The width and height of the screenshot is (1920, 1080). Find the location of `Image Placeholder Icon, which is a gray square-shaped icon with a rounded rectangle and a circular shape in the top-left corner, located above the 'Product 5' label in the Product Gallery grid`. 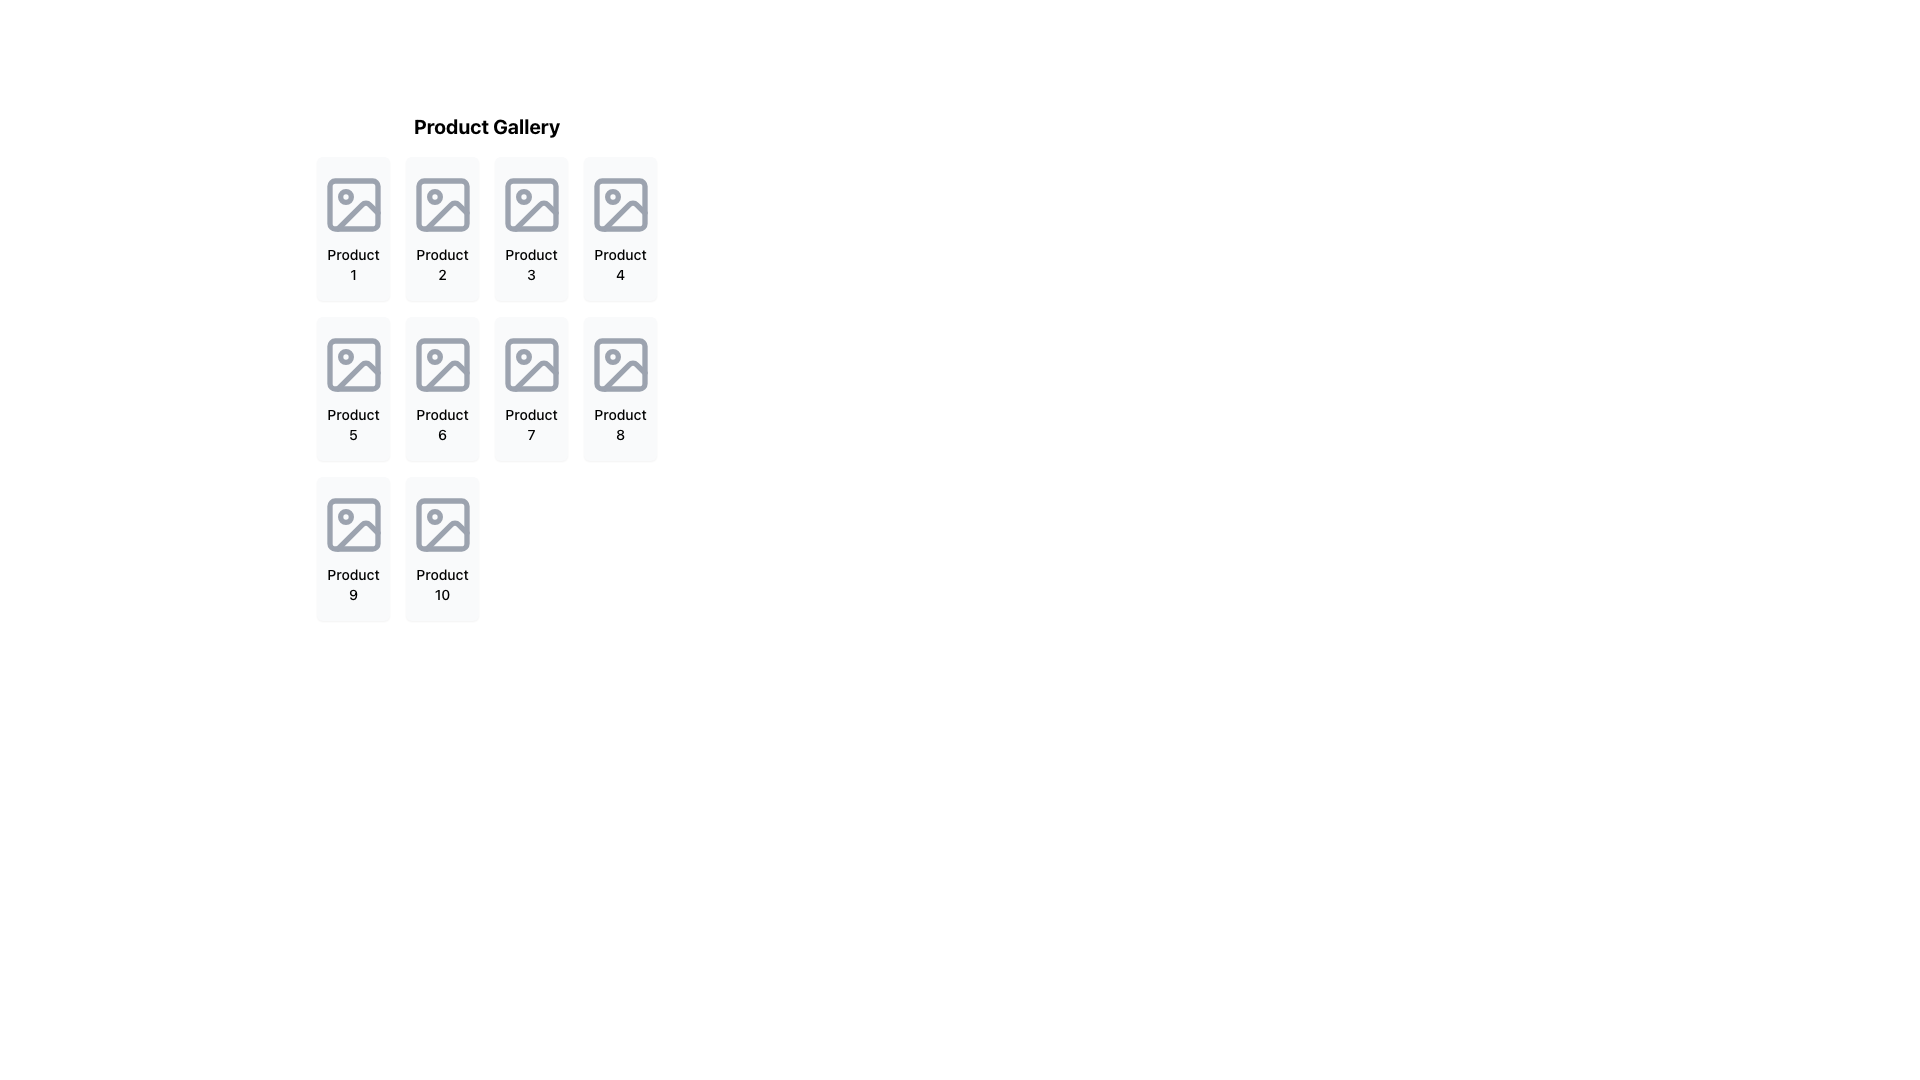

Image Placeholder Icon, which is a gray square-shaped icon with a rounded rectangle and a circular shape in the top-left corner, located above the 'Product 5' label in the Product Gallery grid is located at coordinates (353, 365).